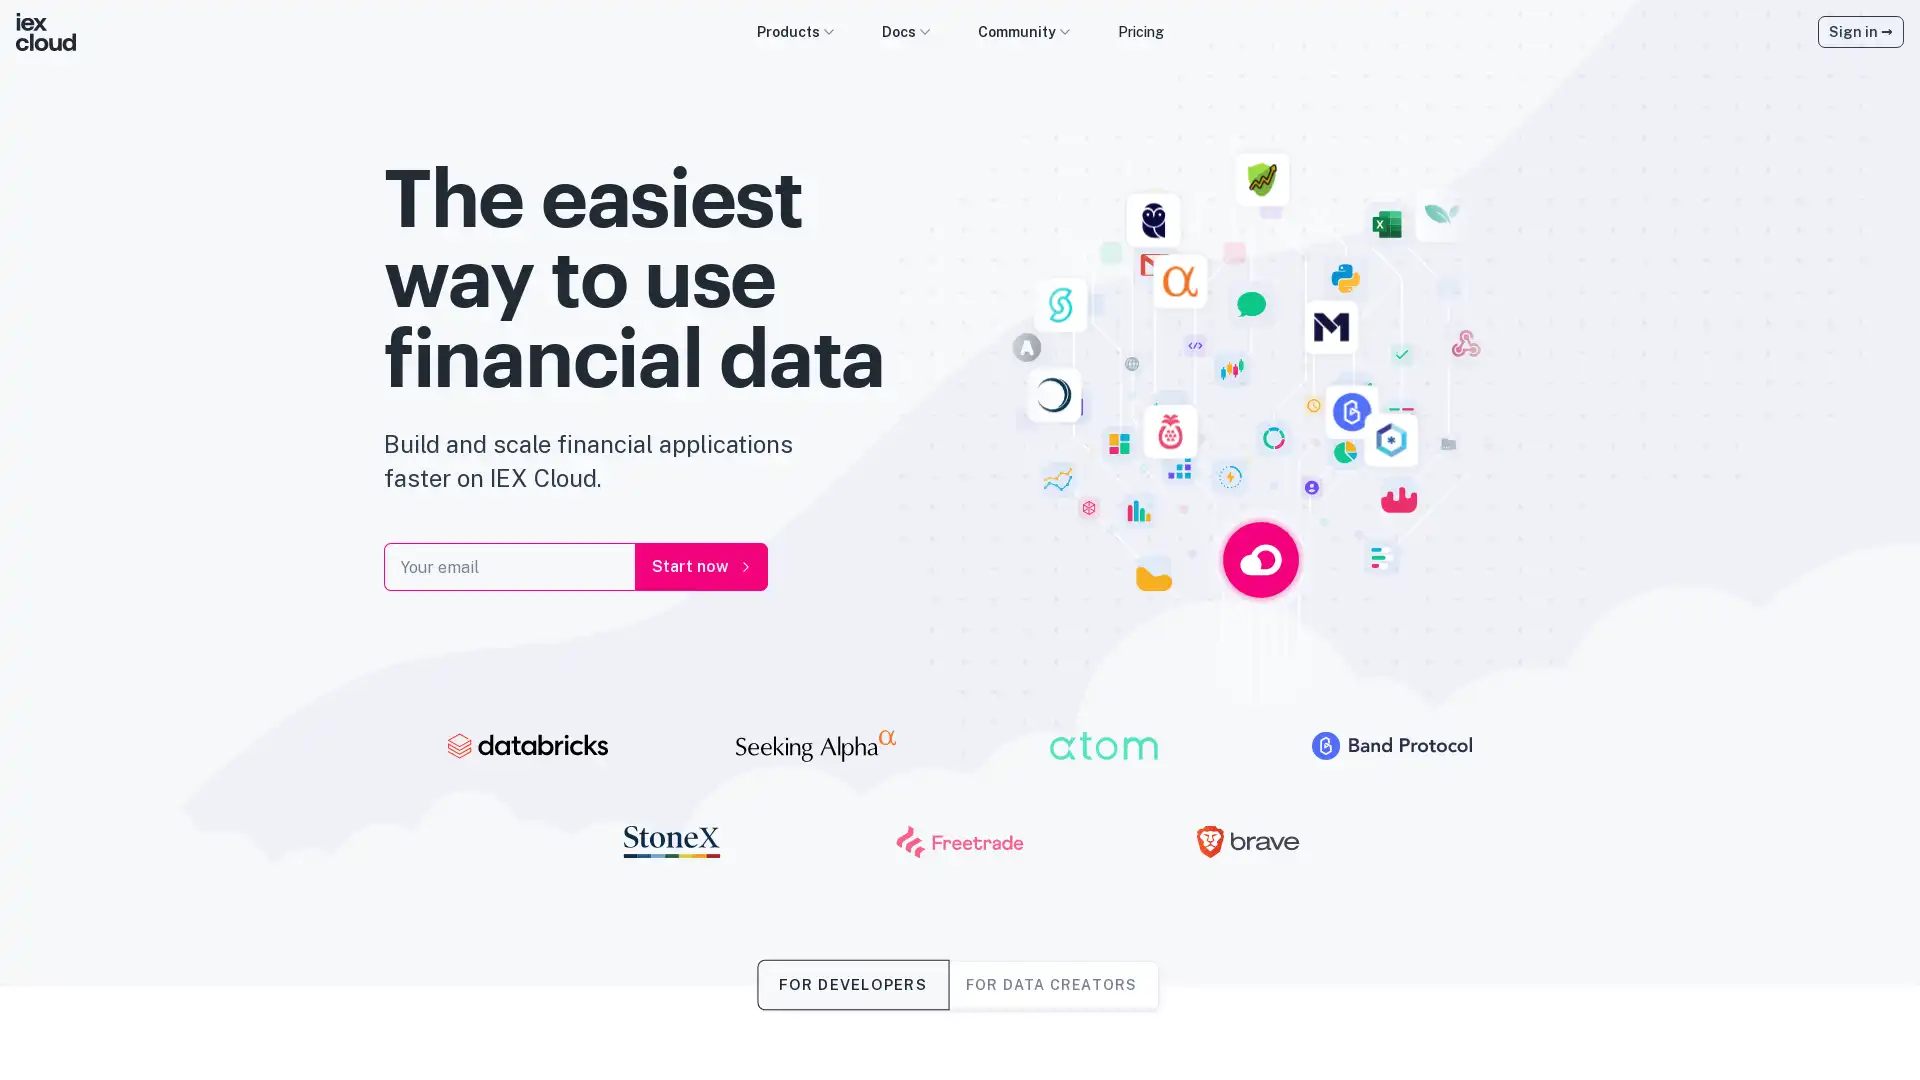 This screenshot has width=1920, height=1080. I want to click on FOR DEVELOPERS, so click(852, 983).